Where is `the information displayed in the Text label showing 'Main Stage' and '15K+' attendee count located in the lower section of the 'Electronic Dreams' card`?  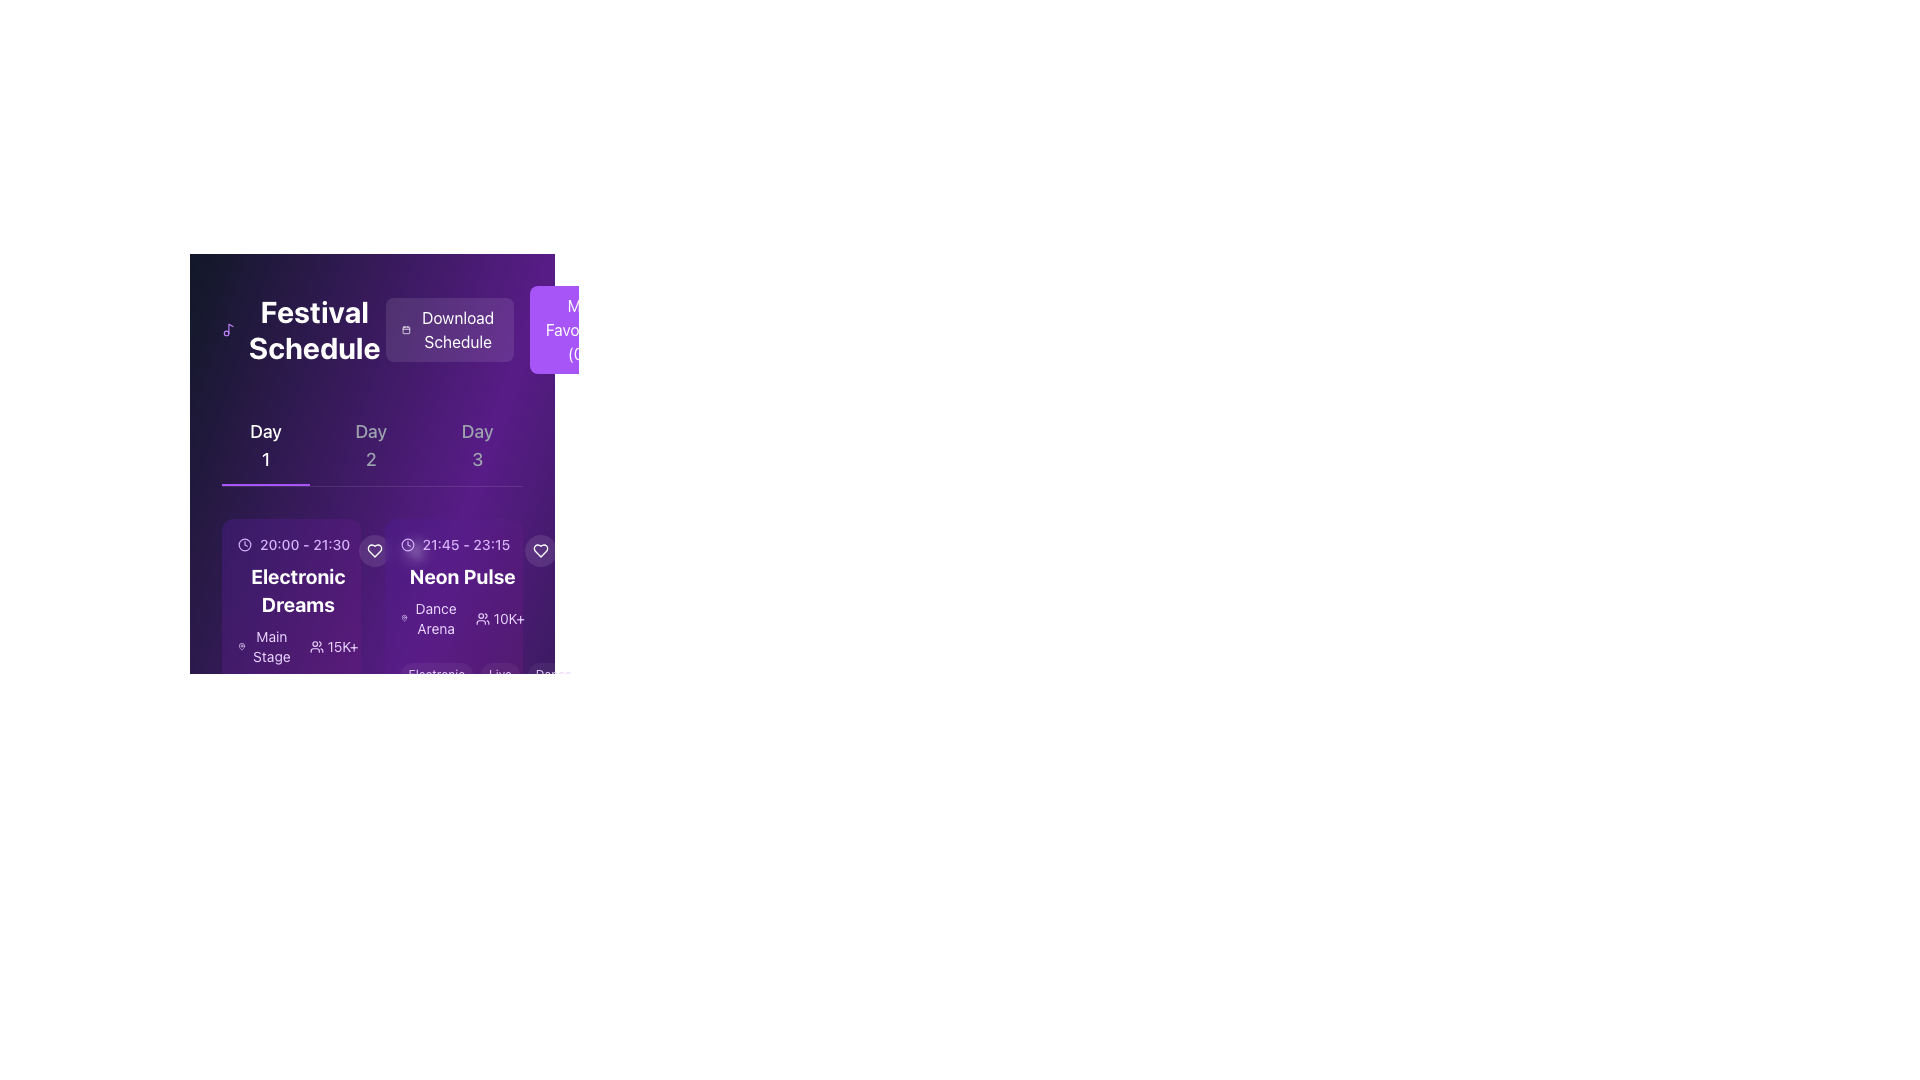
the information displayed in the Text label showing 'Main Stage' and '15K+' attendee count located in the lower section of the 'Electronic Dreams' card is located at coordinates (297, 647).